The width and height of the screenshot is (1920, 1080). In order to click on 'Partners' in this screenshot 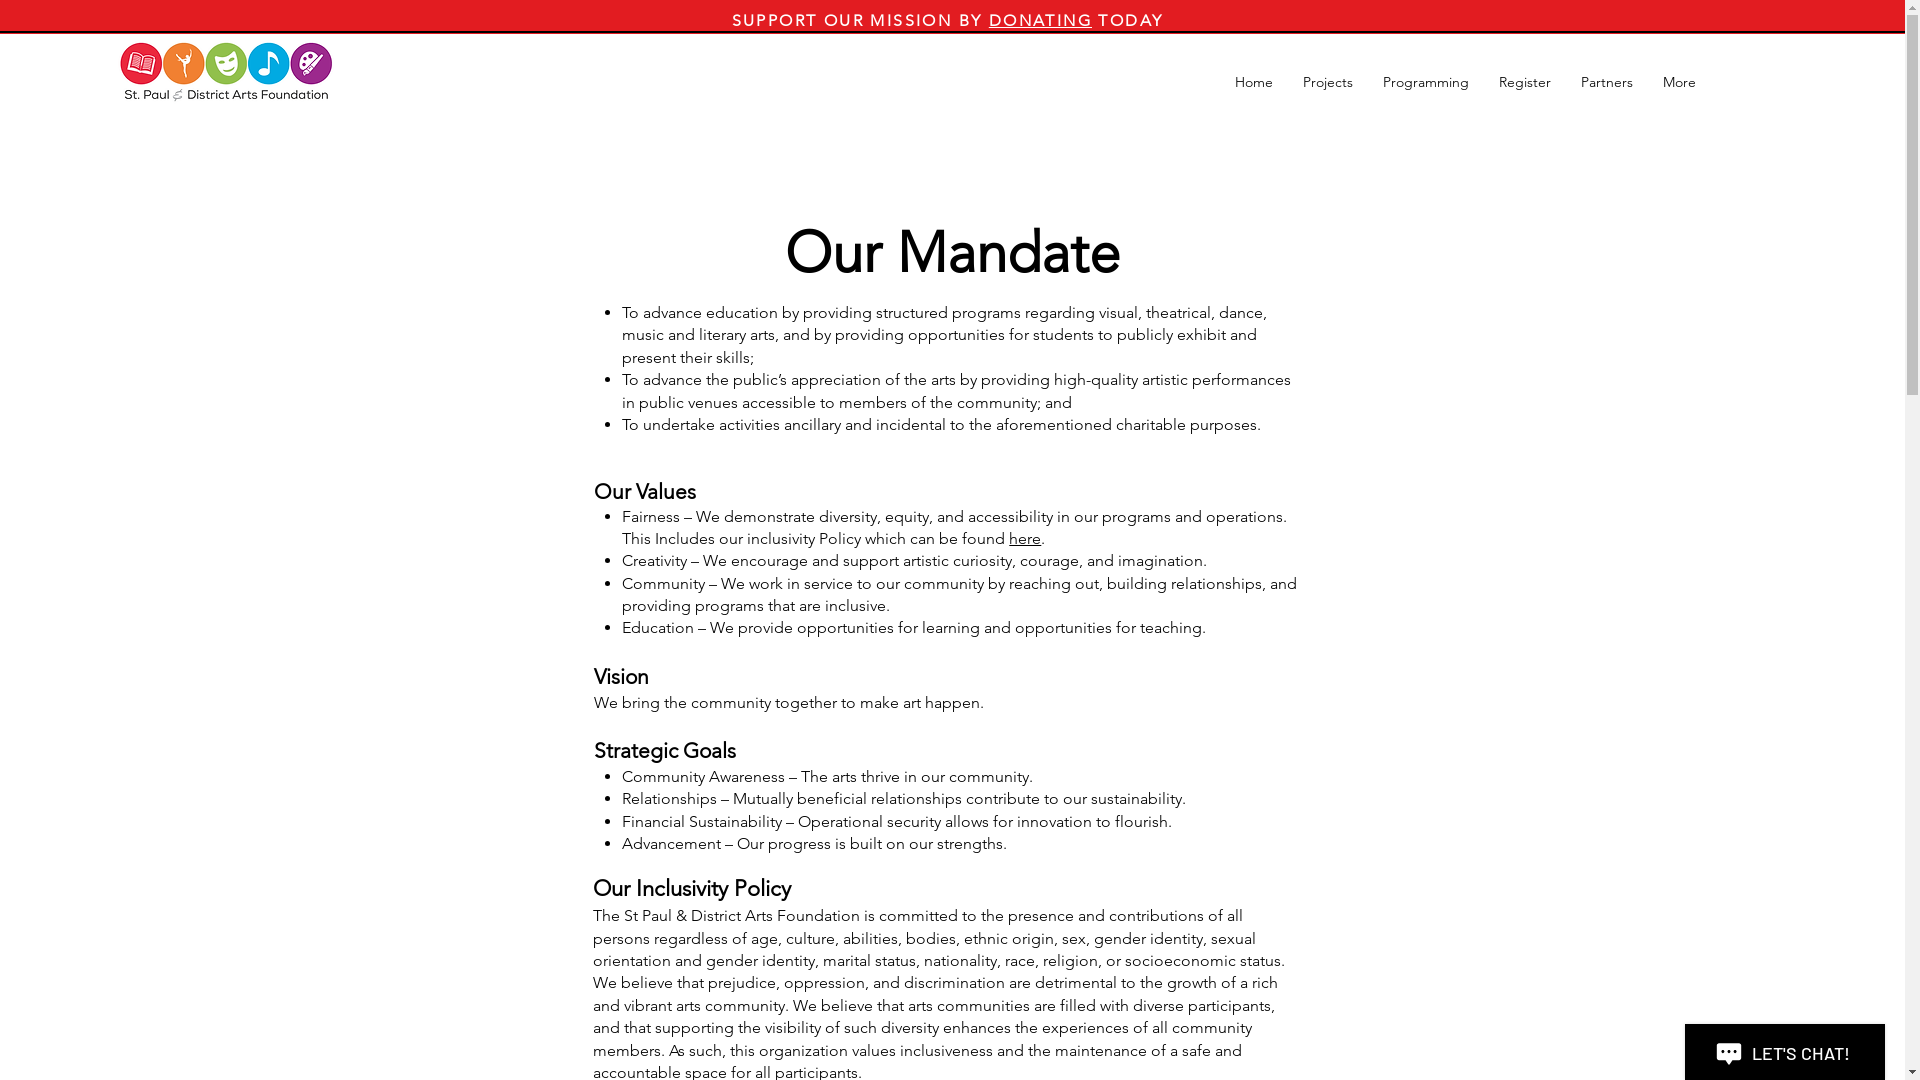, I will do `click(1607, 80)`.